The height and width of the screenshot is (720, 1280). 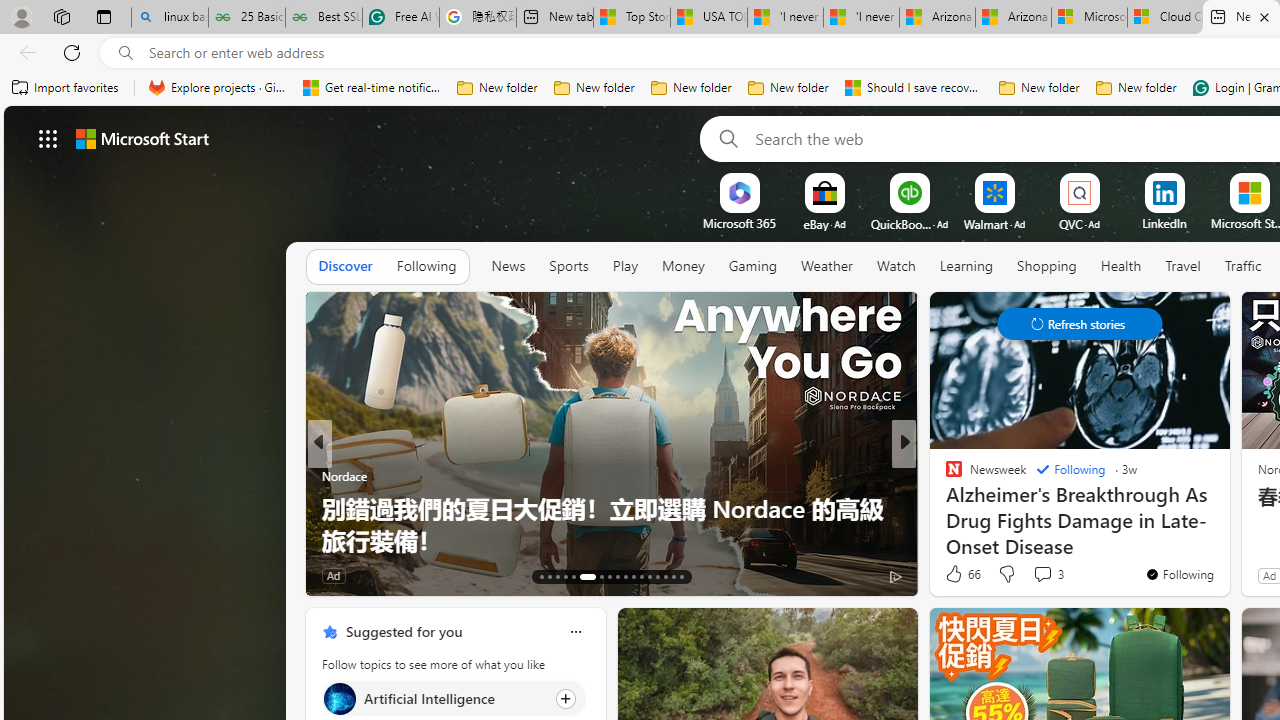 What do you see at coordinates (339, 697) in the screenshot?
I see `'Artificial Intelligence'` at bounding box center [339, 697].